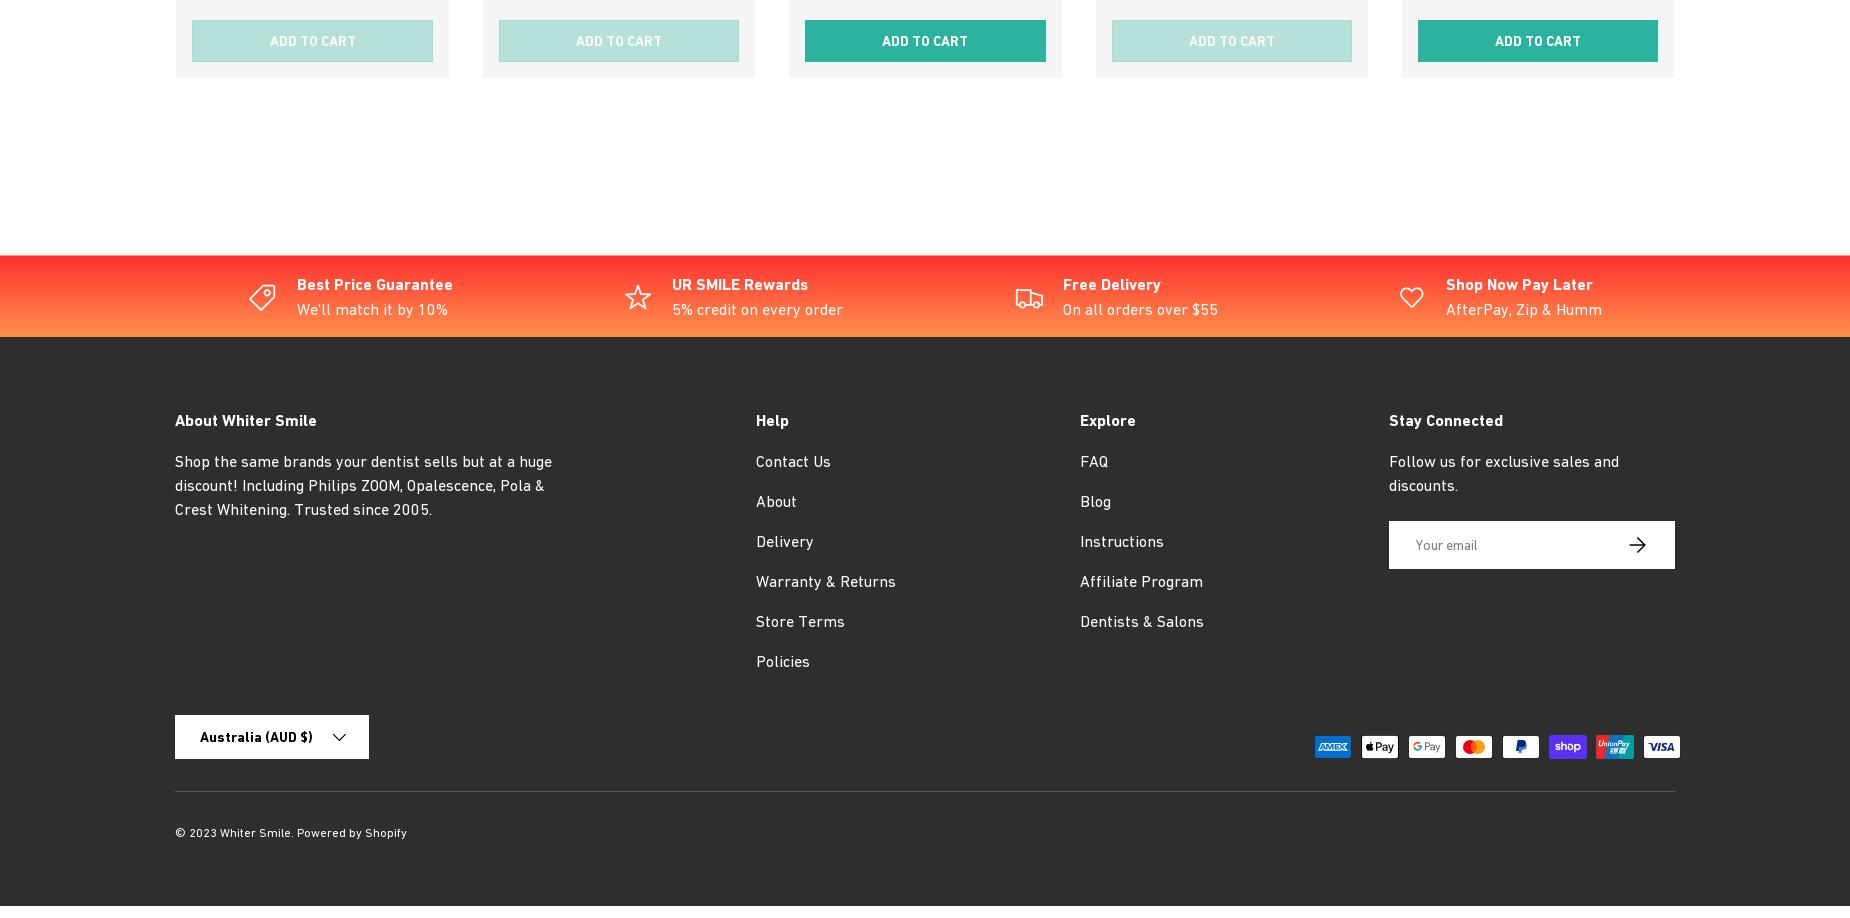  What do you see at coordinates (1111, 283) in the screenshot?
I see `'Free Delivery'` at bounding box center [1111, 283].